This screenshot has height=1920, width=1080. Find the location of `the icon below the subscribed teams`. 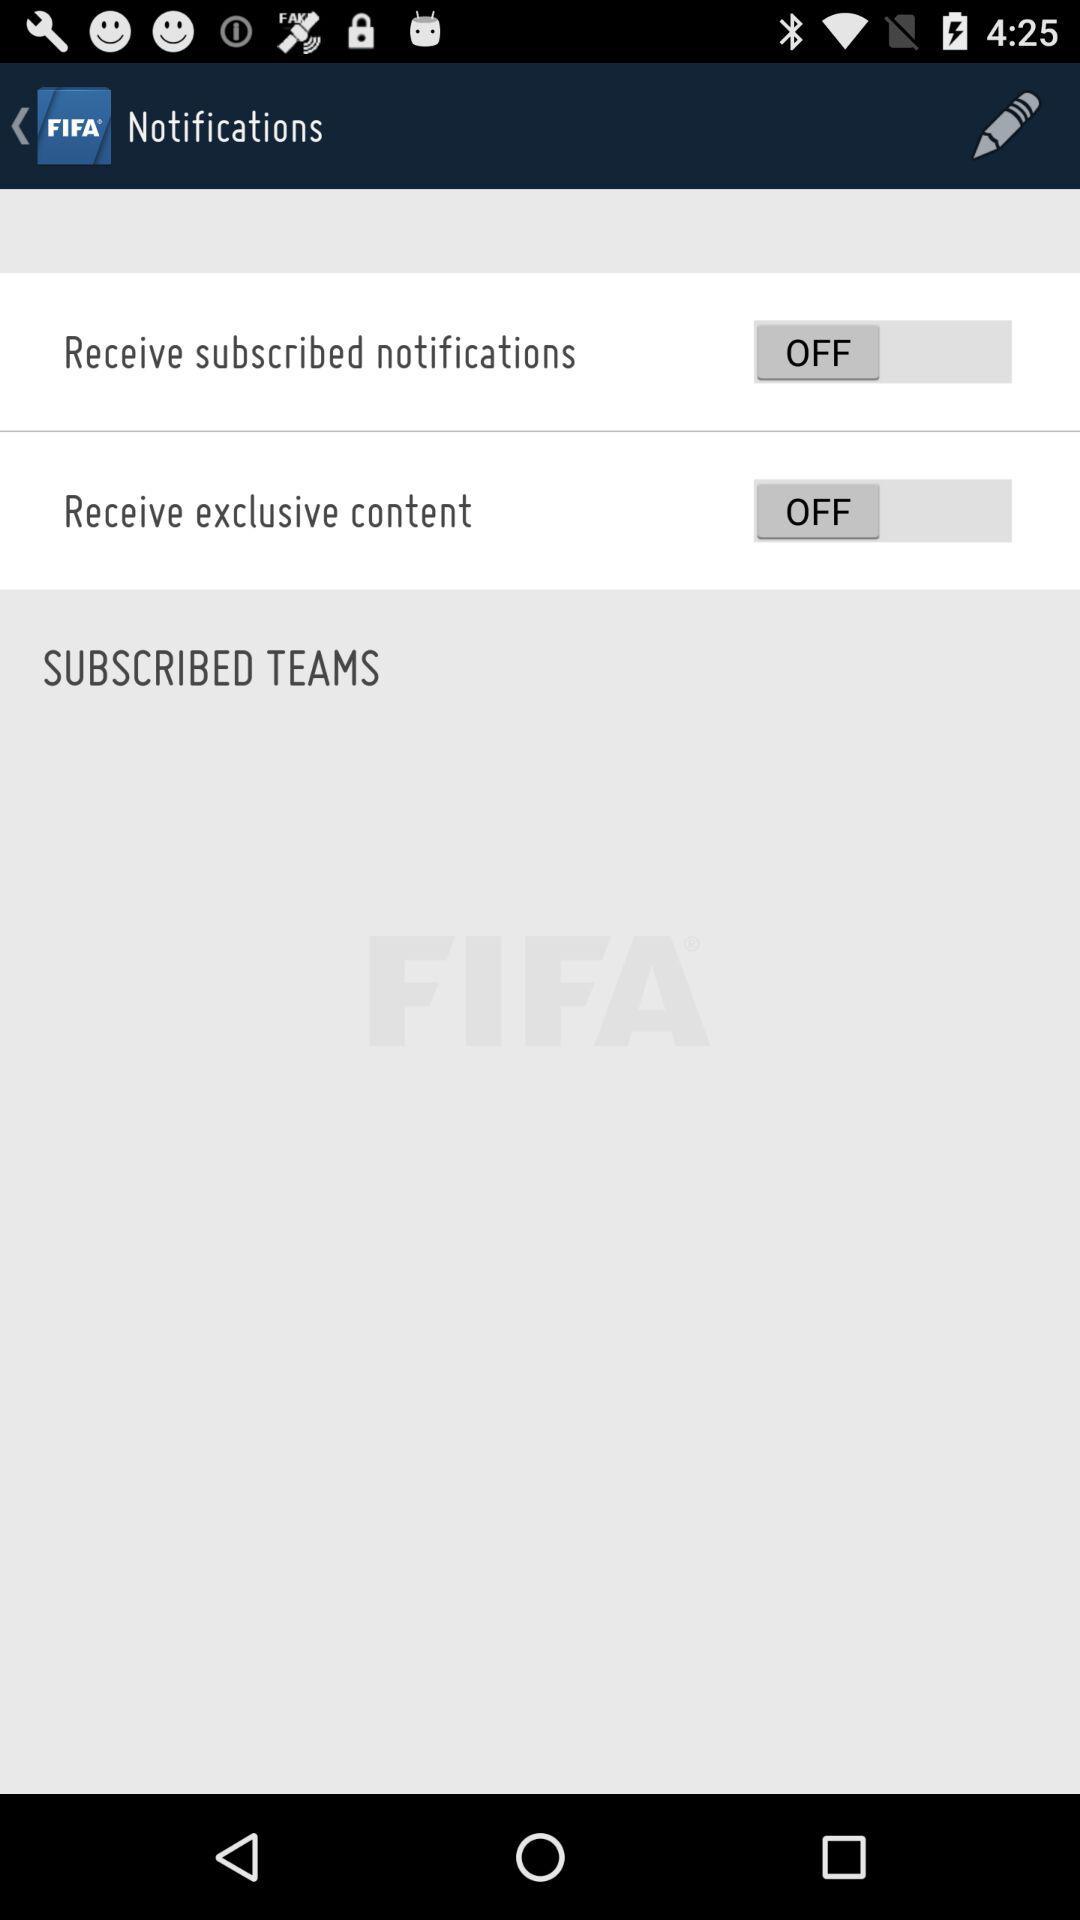

the icon below the subscribed teams is located at coordinates (540, 1268).